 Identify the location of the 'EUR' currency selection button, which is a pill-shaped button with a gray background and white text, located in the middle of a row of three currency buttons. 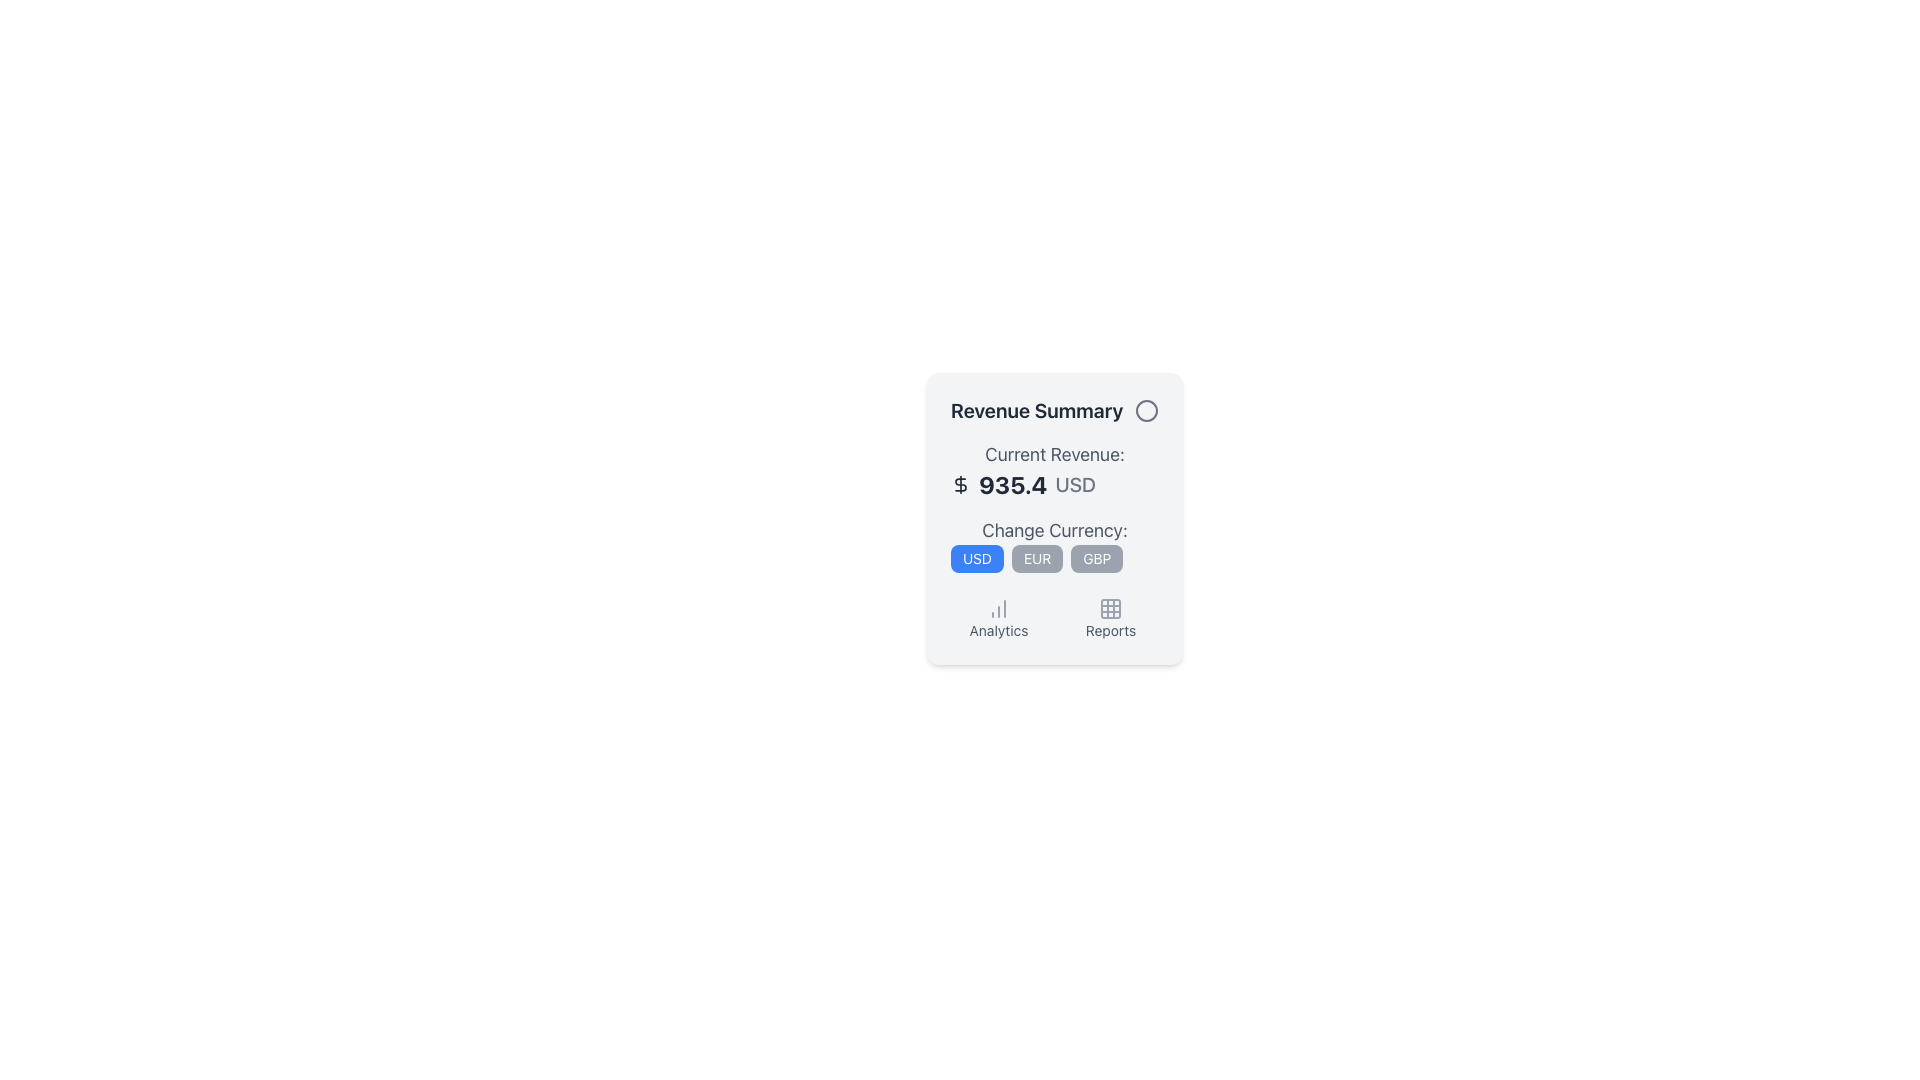
(1037, 559).